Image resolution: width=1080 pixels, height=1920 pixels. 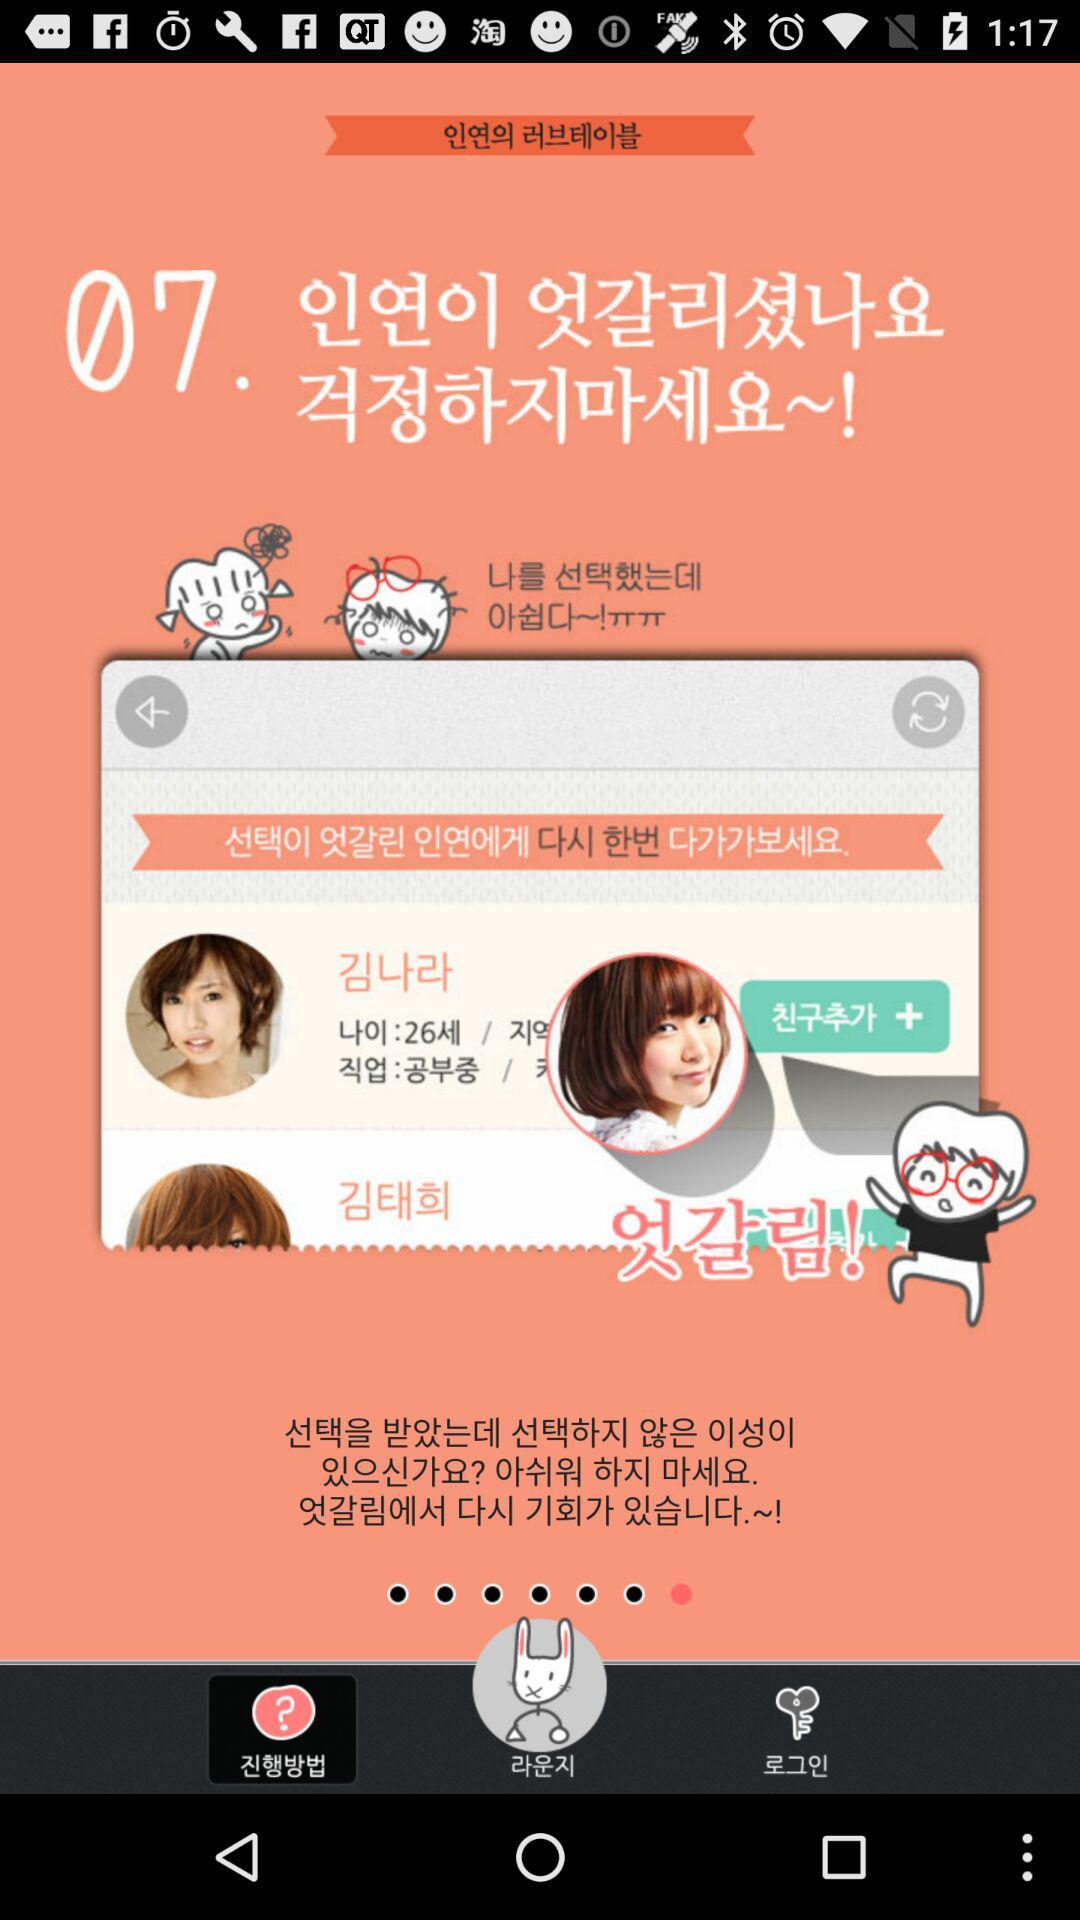 What do you see at coordinates (680, 1593) in the screenshot?
I see `scroll to last page` at bounding box center [680, 1593].